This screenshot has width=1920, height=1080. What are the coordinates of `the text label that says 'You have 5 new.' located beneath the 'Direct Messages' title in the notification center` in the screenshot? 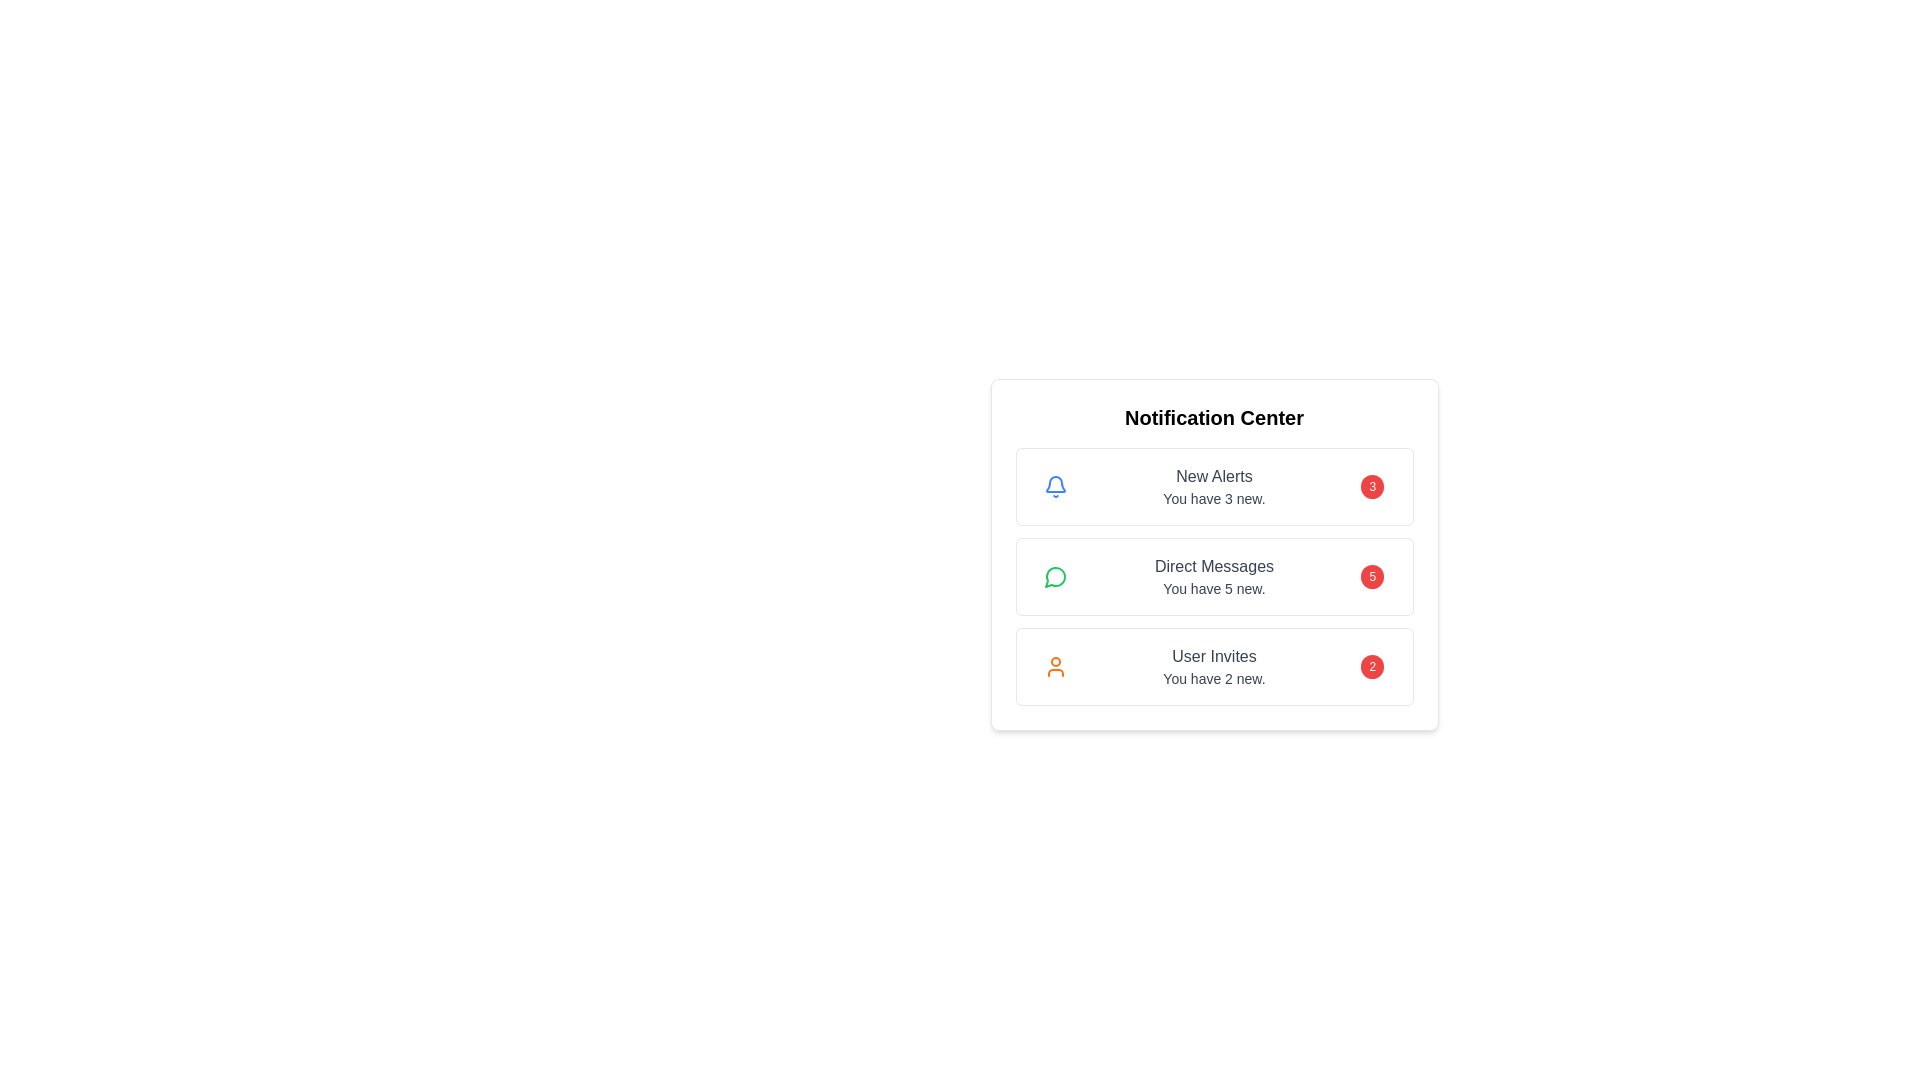 It's located at (1213, 588).